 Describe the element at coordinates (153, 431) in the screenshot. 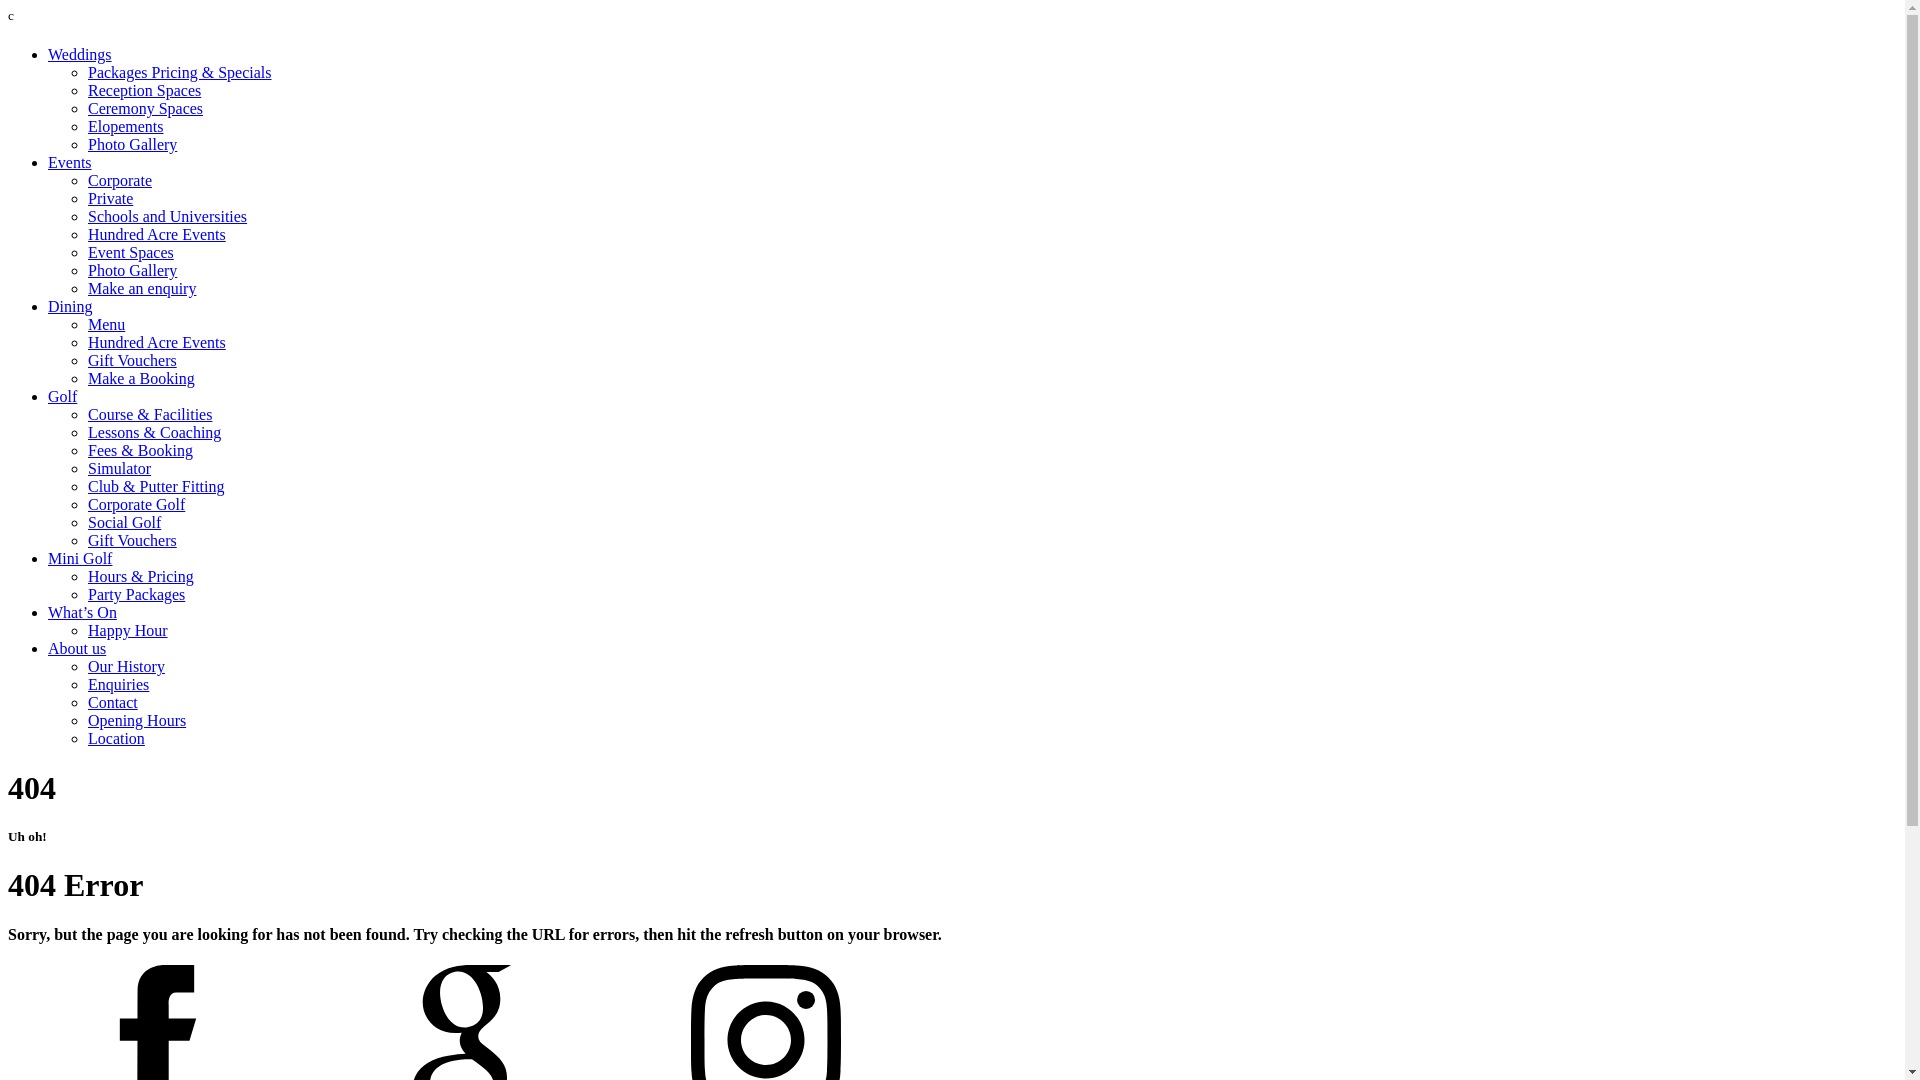

I see `'Lessons & Coaching'` at that location.